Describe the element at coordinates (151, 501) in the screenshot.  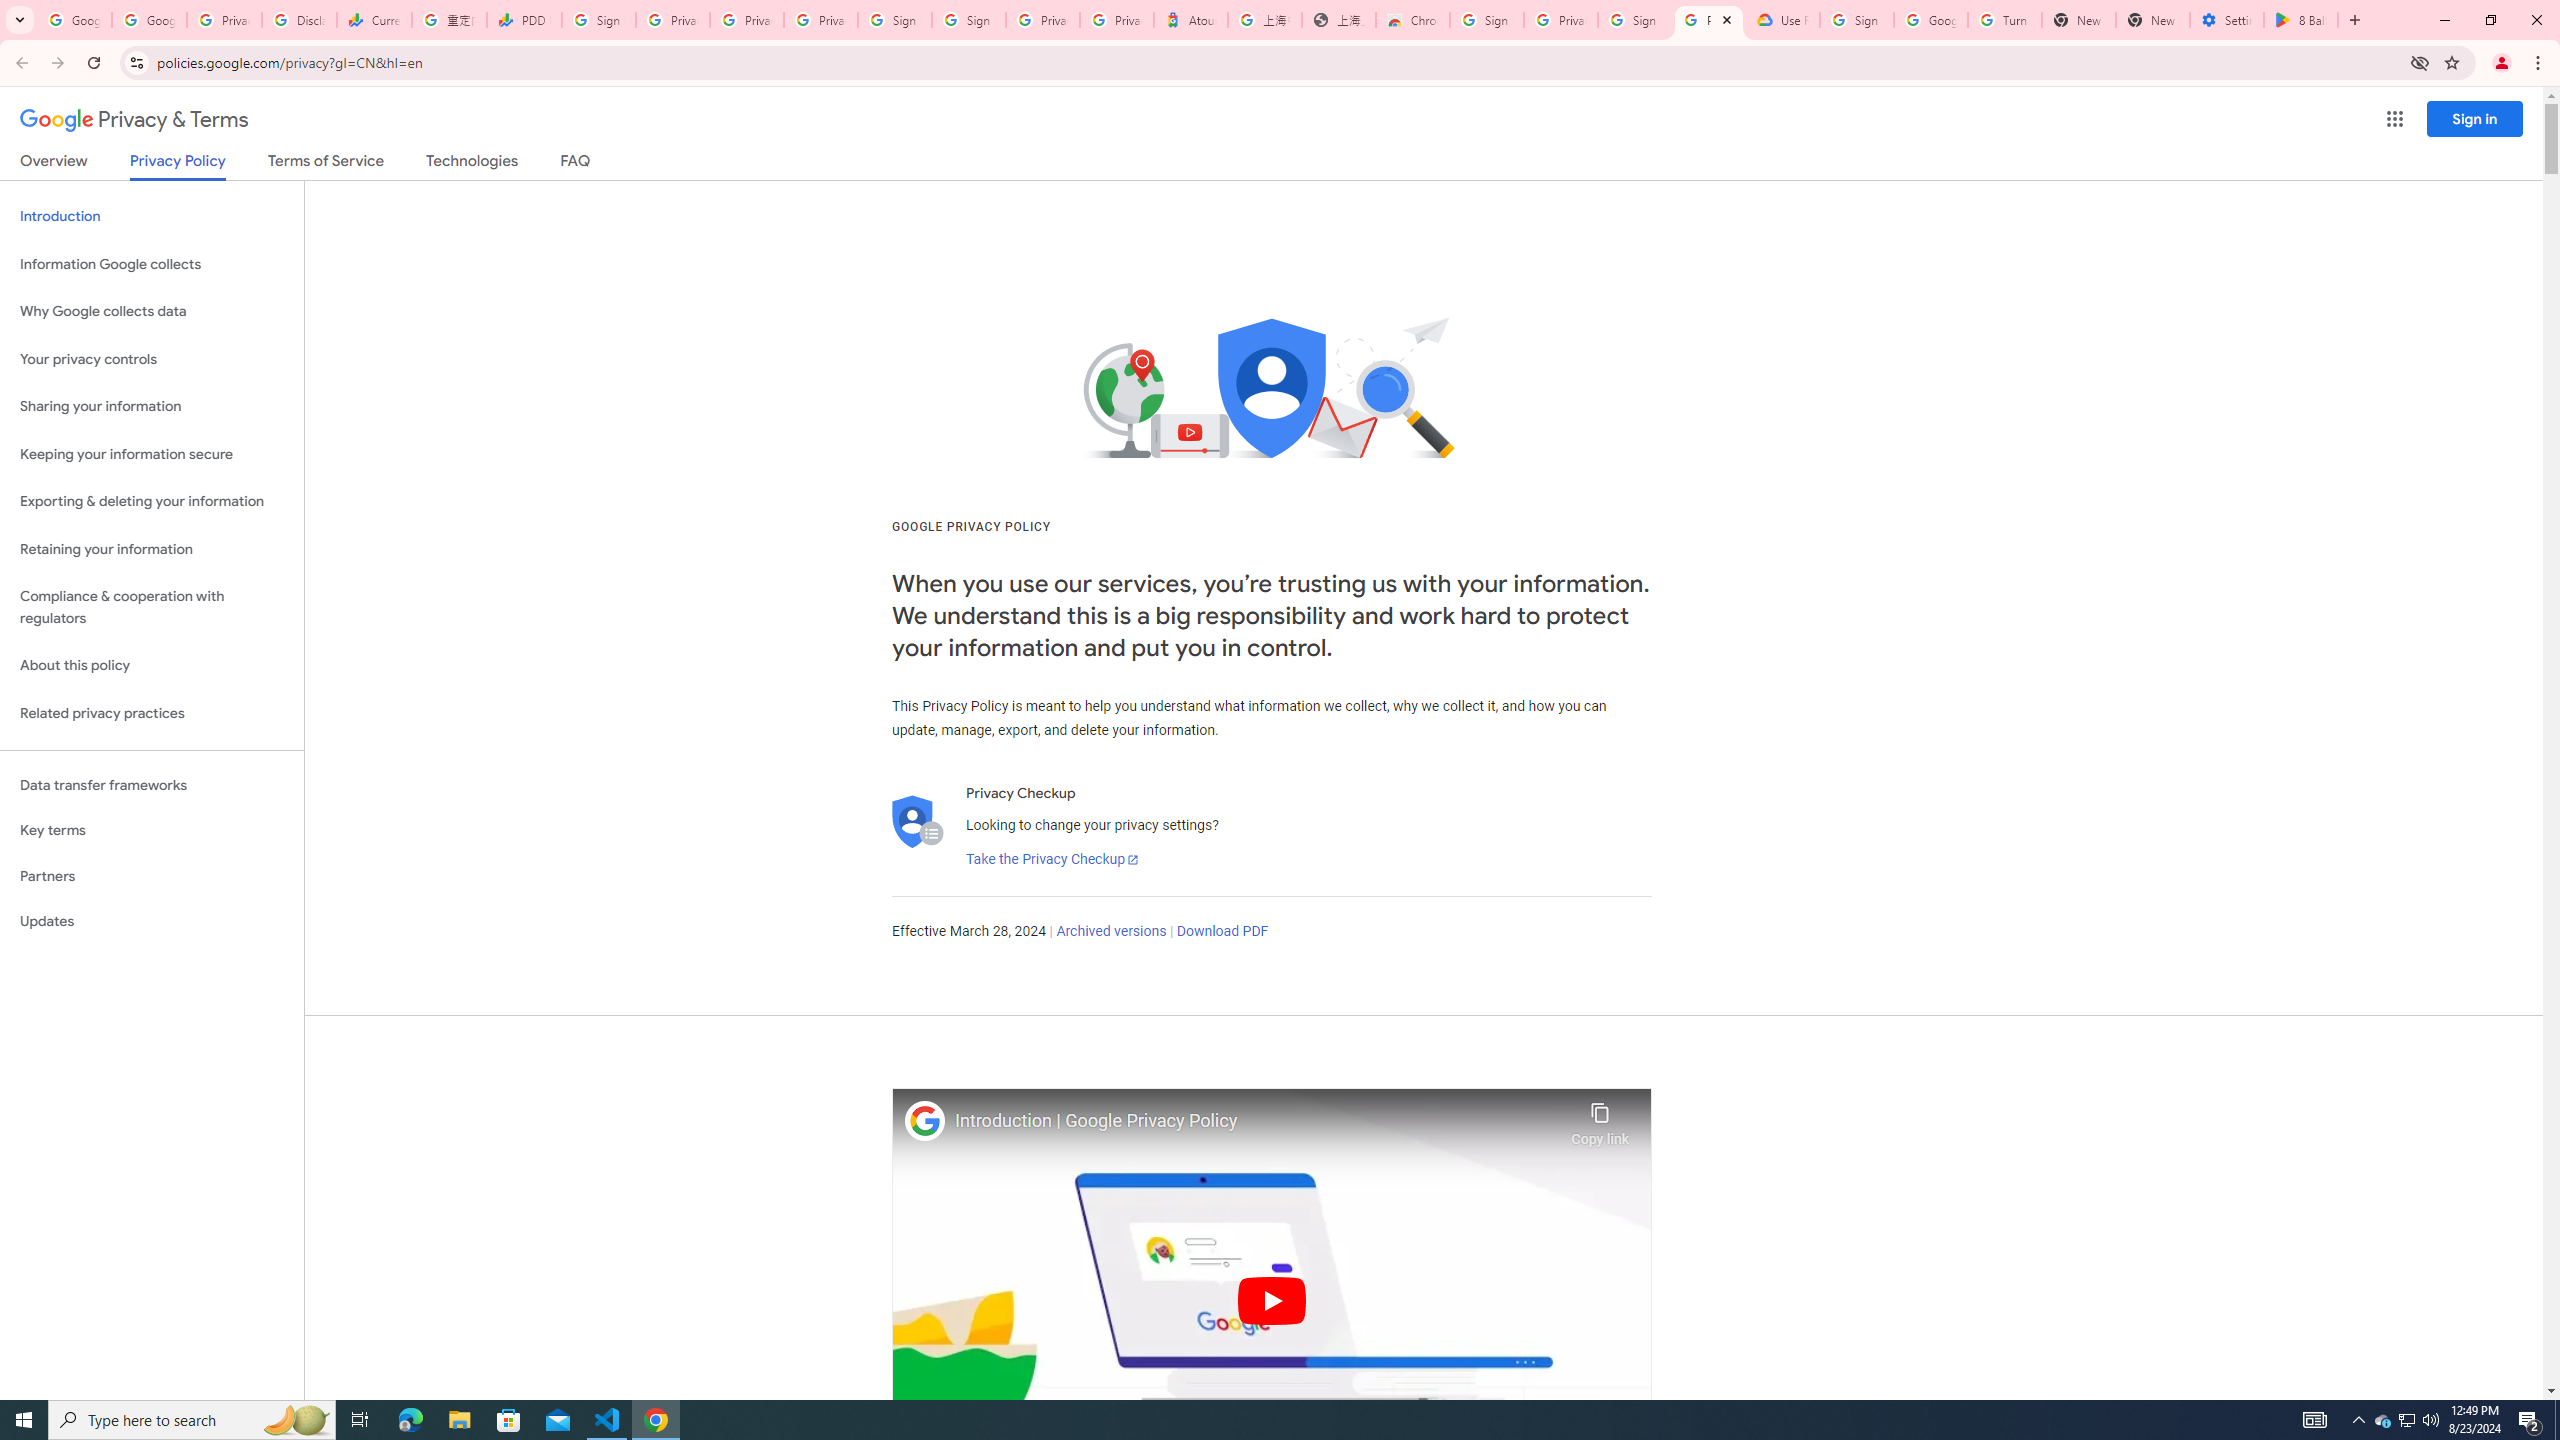
I see `'Exporting & deleting your information'` at that location.